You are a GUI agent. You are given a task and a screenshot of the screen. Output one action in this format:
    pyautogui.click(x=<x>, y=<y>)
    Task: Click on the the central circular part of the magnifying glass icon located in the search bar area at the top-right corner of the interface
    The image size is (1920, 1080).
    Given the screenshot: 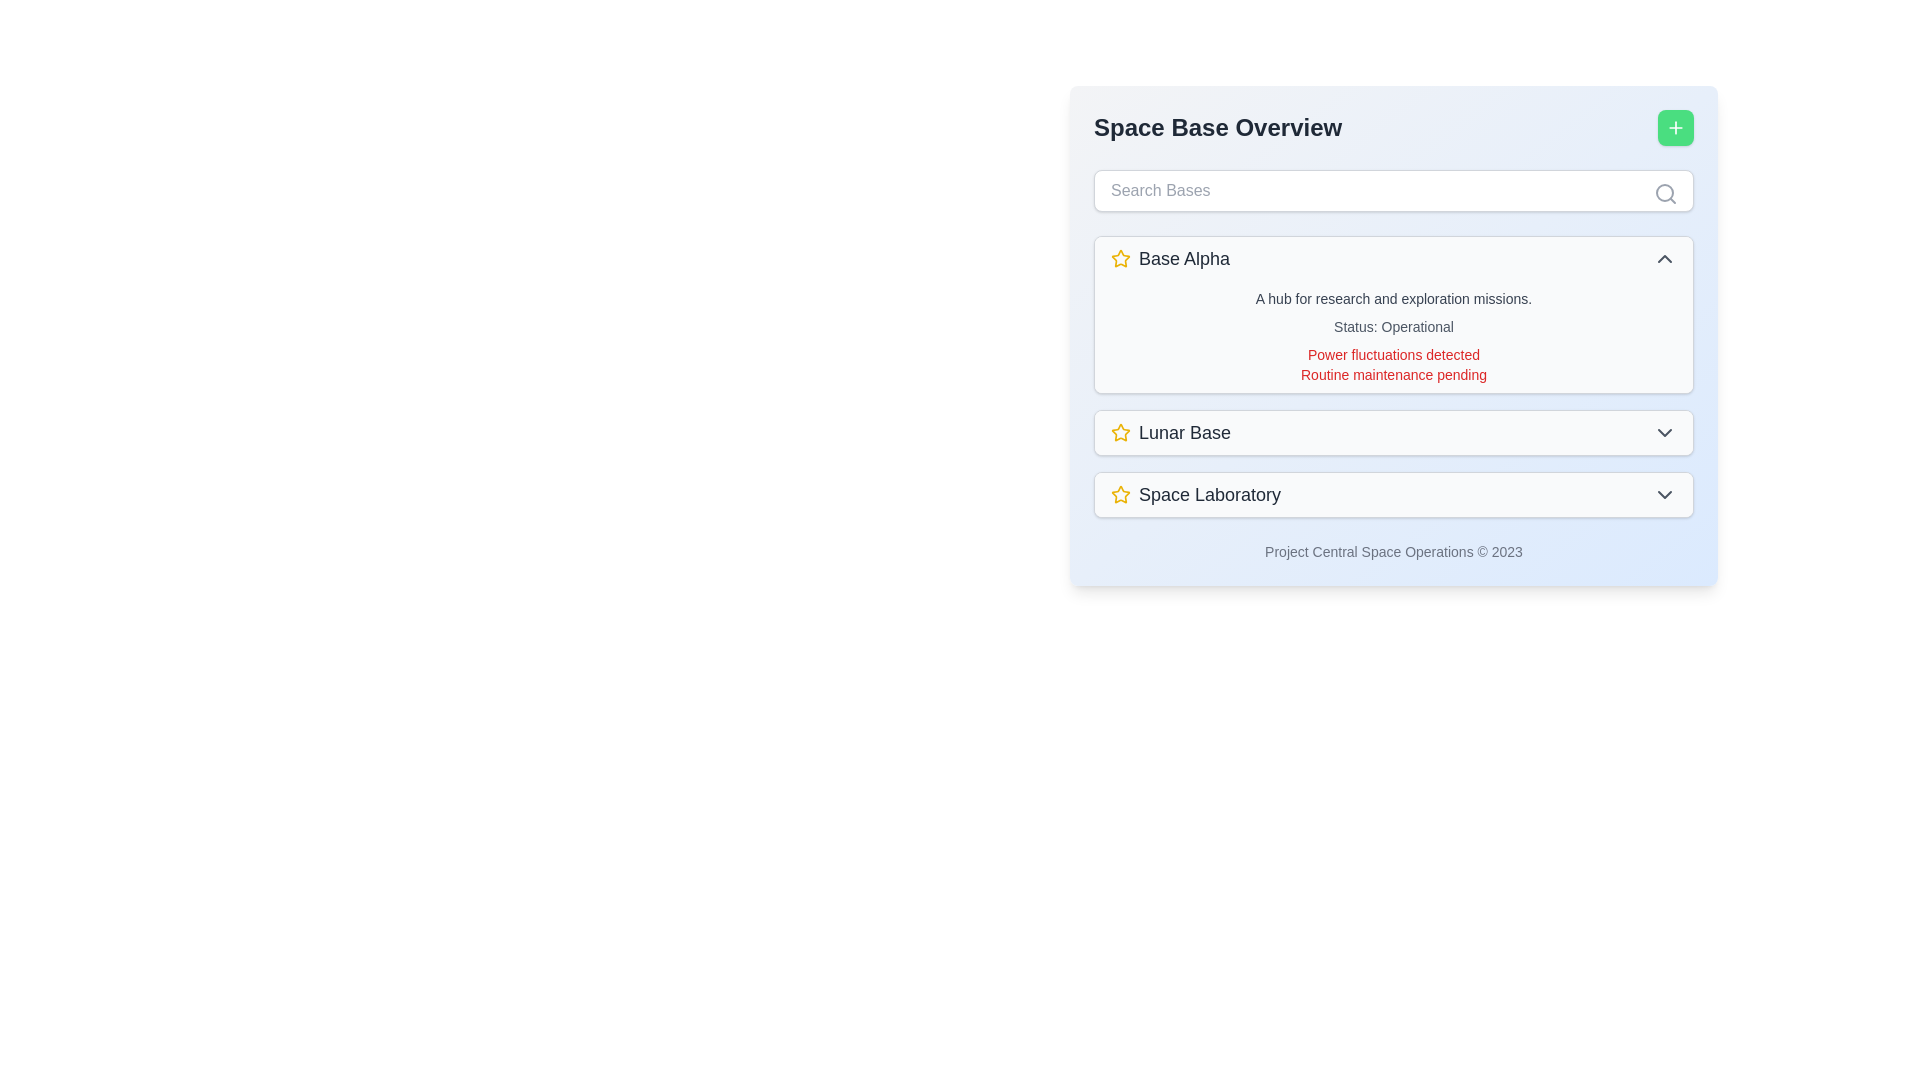 What is the action you would take?
    pyautogui.click(x=1665, y=192)
    